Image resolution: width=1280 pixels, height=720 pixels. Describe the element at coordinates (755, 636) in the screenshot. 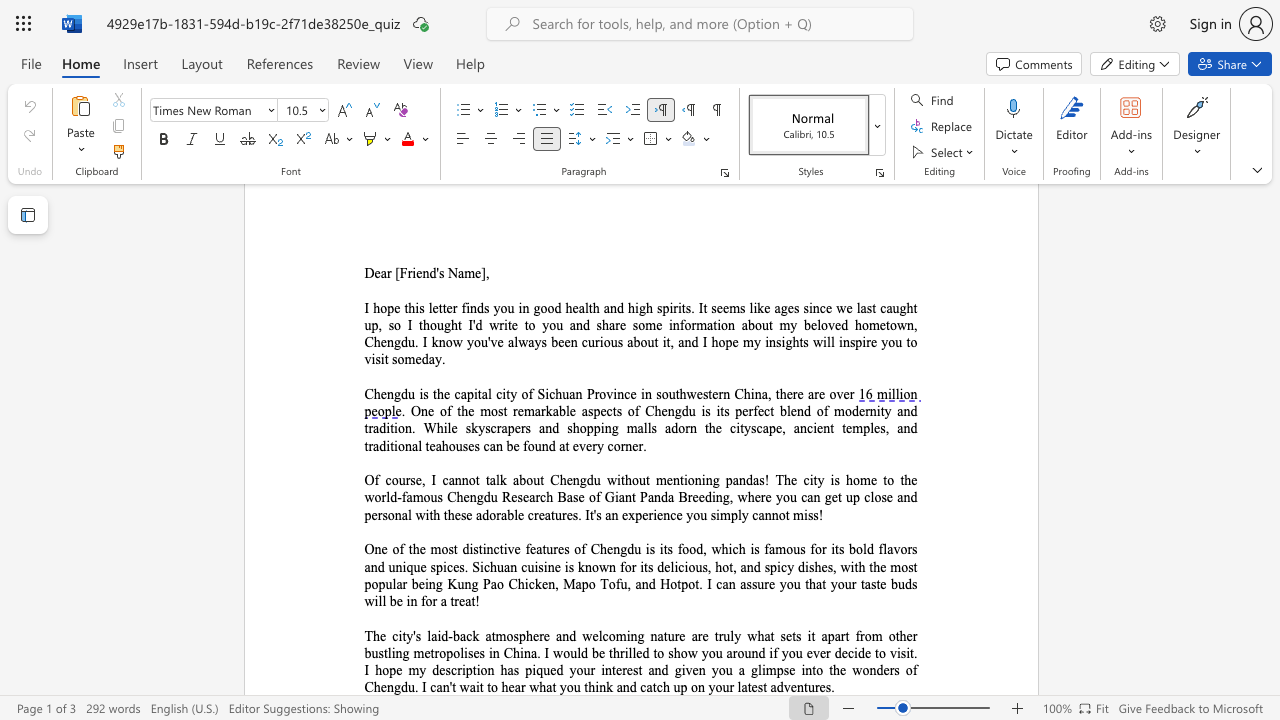

I see `the space between the continuous character "w" and "h" in the text` at that location.